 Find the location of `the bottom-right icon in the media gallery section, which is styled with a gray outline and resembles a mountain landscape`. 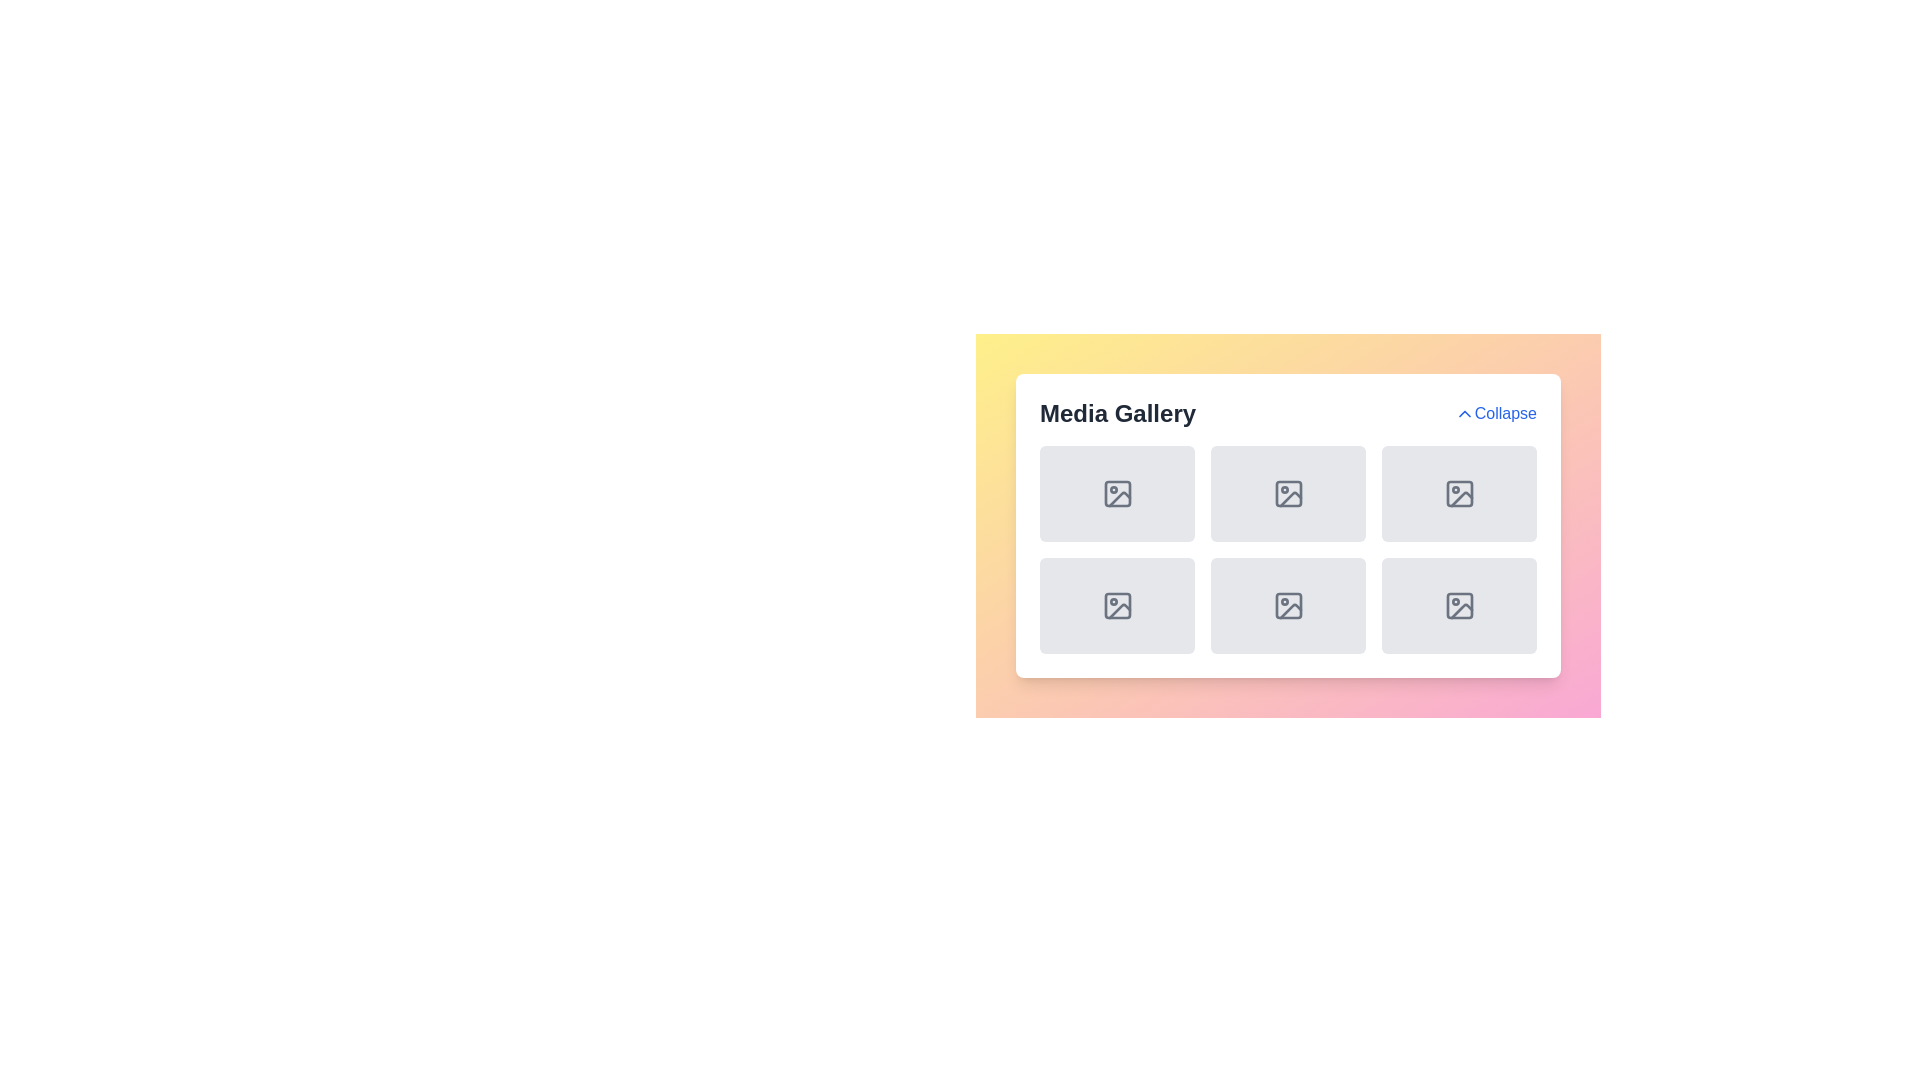

the bottom-right icon in the media gallery section, which is styled with a gray outline and resembles a mountain landscape is located at coordinates (1459, 604).